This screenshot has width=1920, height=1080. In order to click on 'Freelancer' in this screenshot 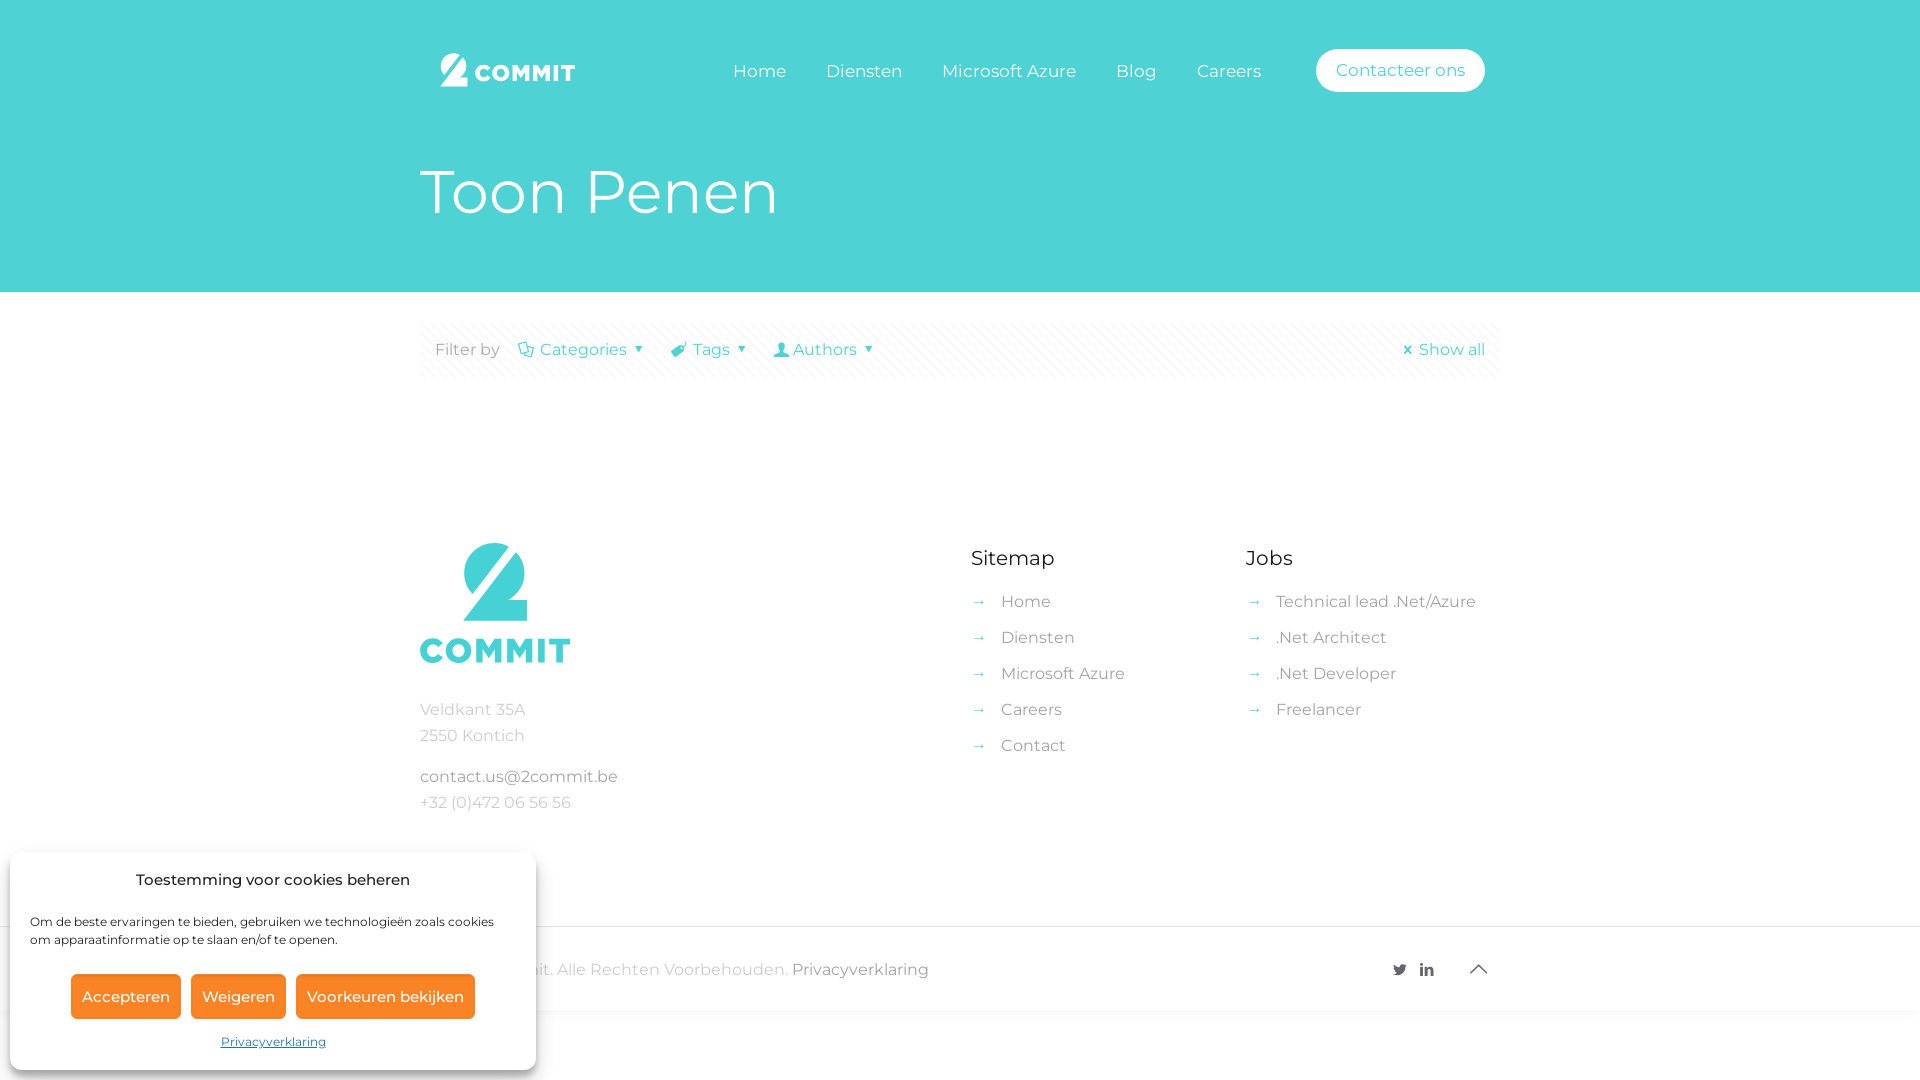, I will do `click(1318, 708)`.